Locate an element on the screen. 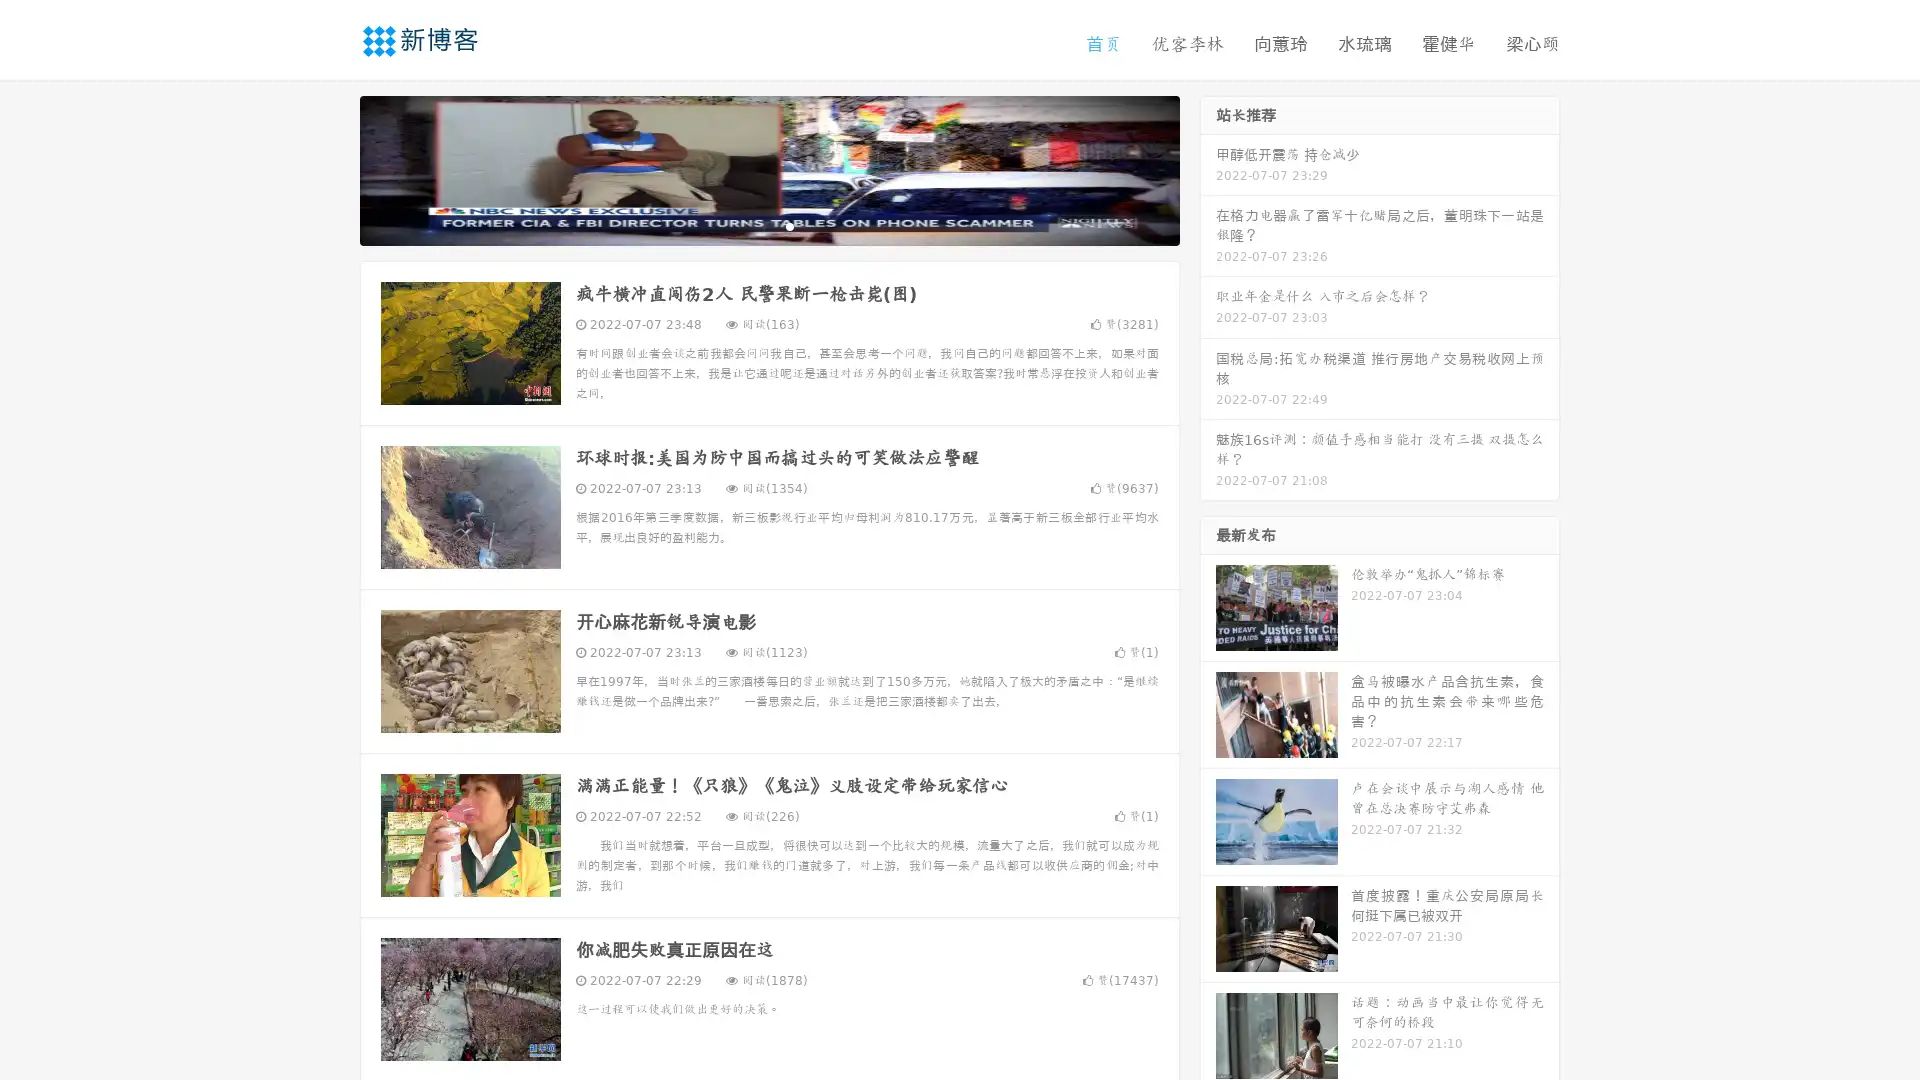  Next slide is located at coordinates (1208, 168).